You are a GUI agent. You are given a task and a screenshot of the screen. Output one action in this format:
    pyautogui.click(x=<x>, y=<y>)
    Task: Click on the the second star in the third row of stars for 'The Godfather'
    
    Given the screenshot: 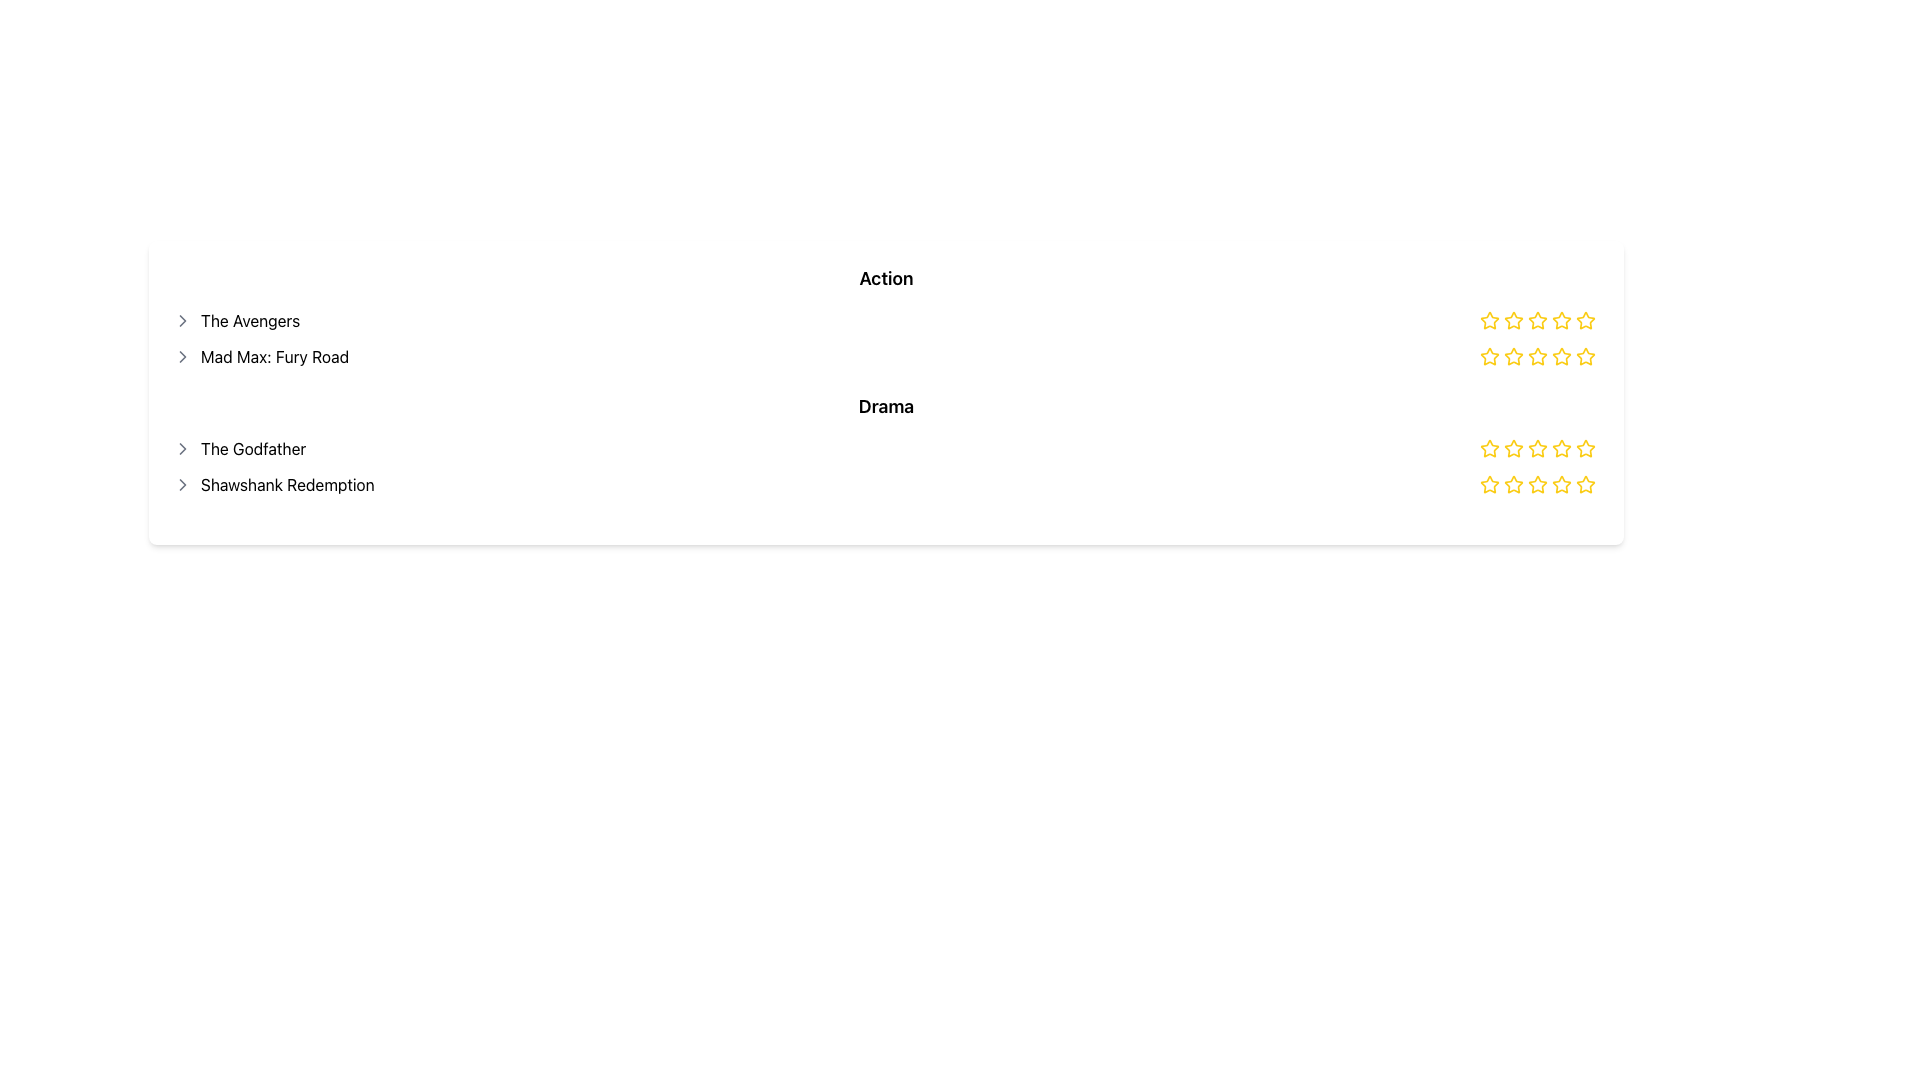 What is the action you would take?
    pyautogui.click(x=1513, y=447)
    